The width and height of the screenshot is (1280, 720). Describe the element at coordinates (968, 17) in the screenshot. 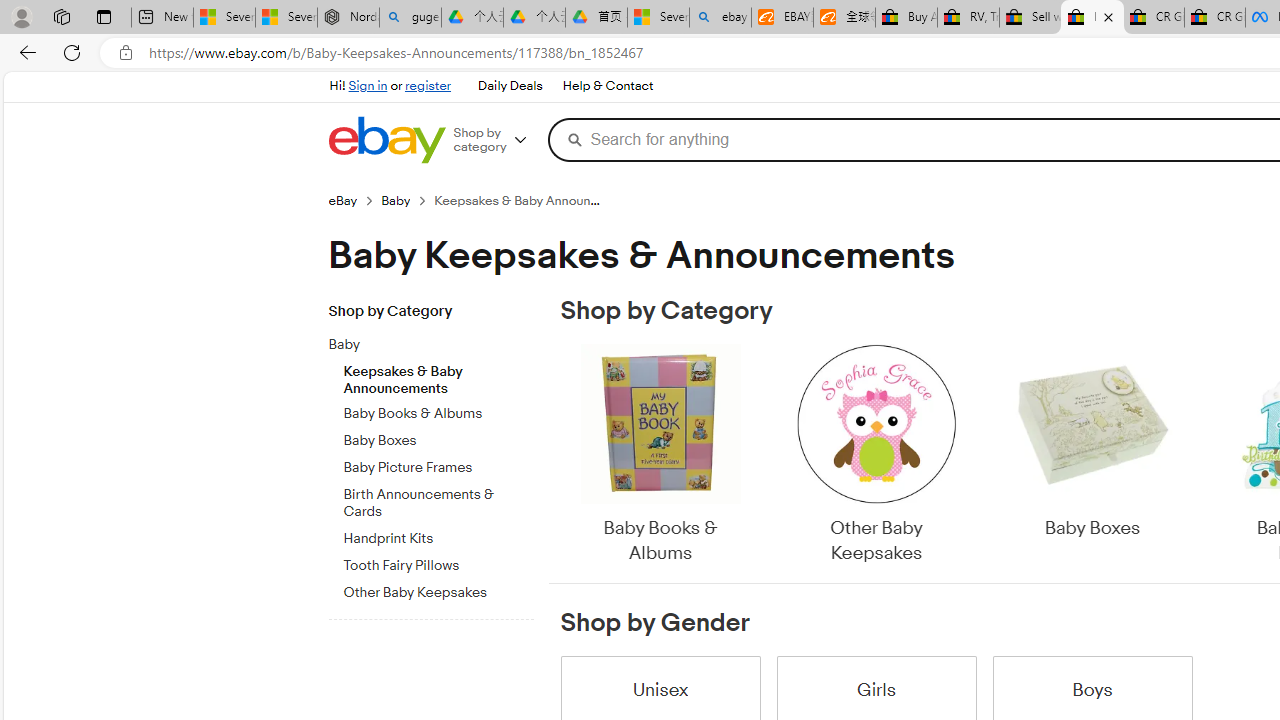

I see `'RV, Trailer & Camper Steps & Ladders for sale | eBay'` at that location.